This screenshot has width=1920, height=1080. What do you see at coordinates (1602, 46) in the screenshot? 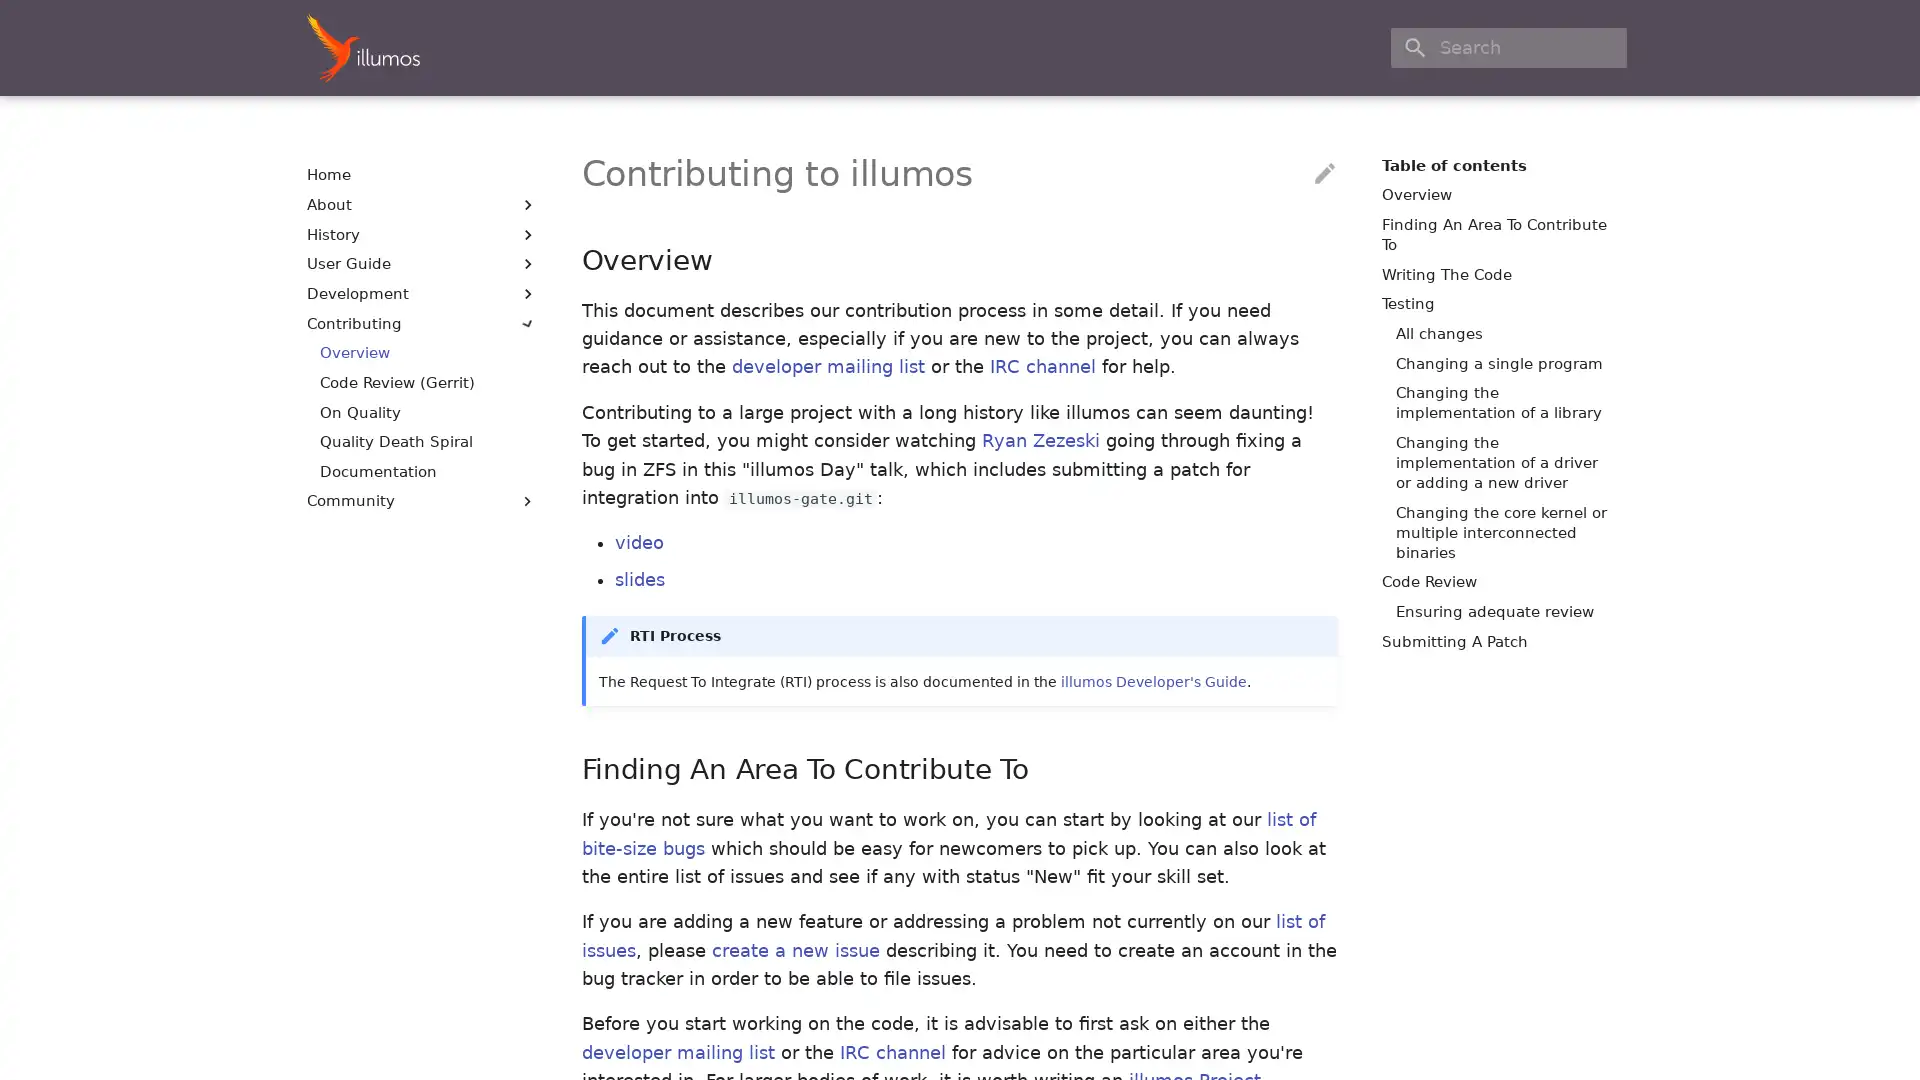
I see `Clear` at bounding box center [1602, 46].